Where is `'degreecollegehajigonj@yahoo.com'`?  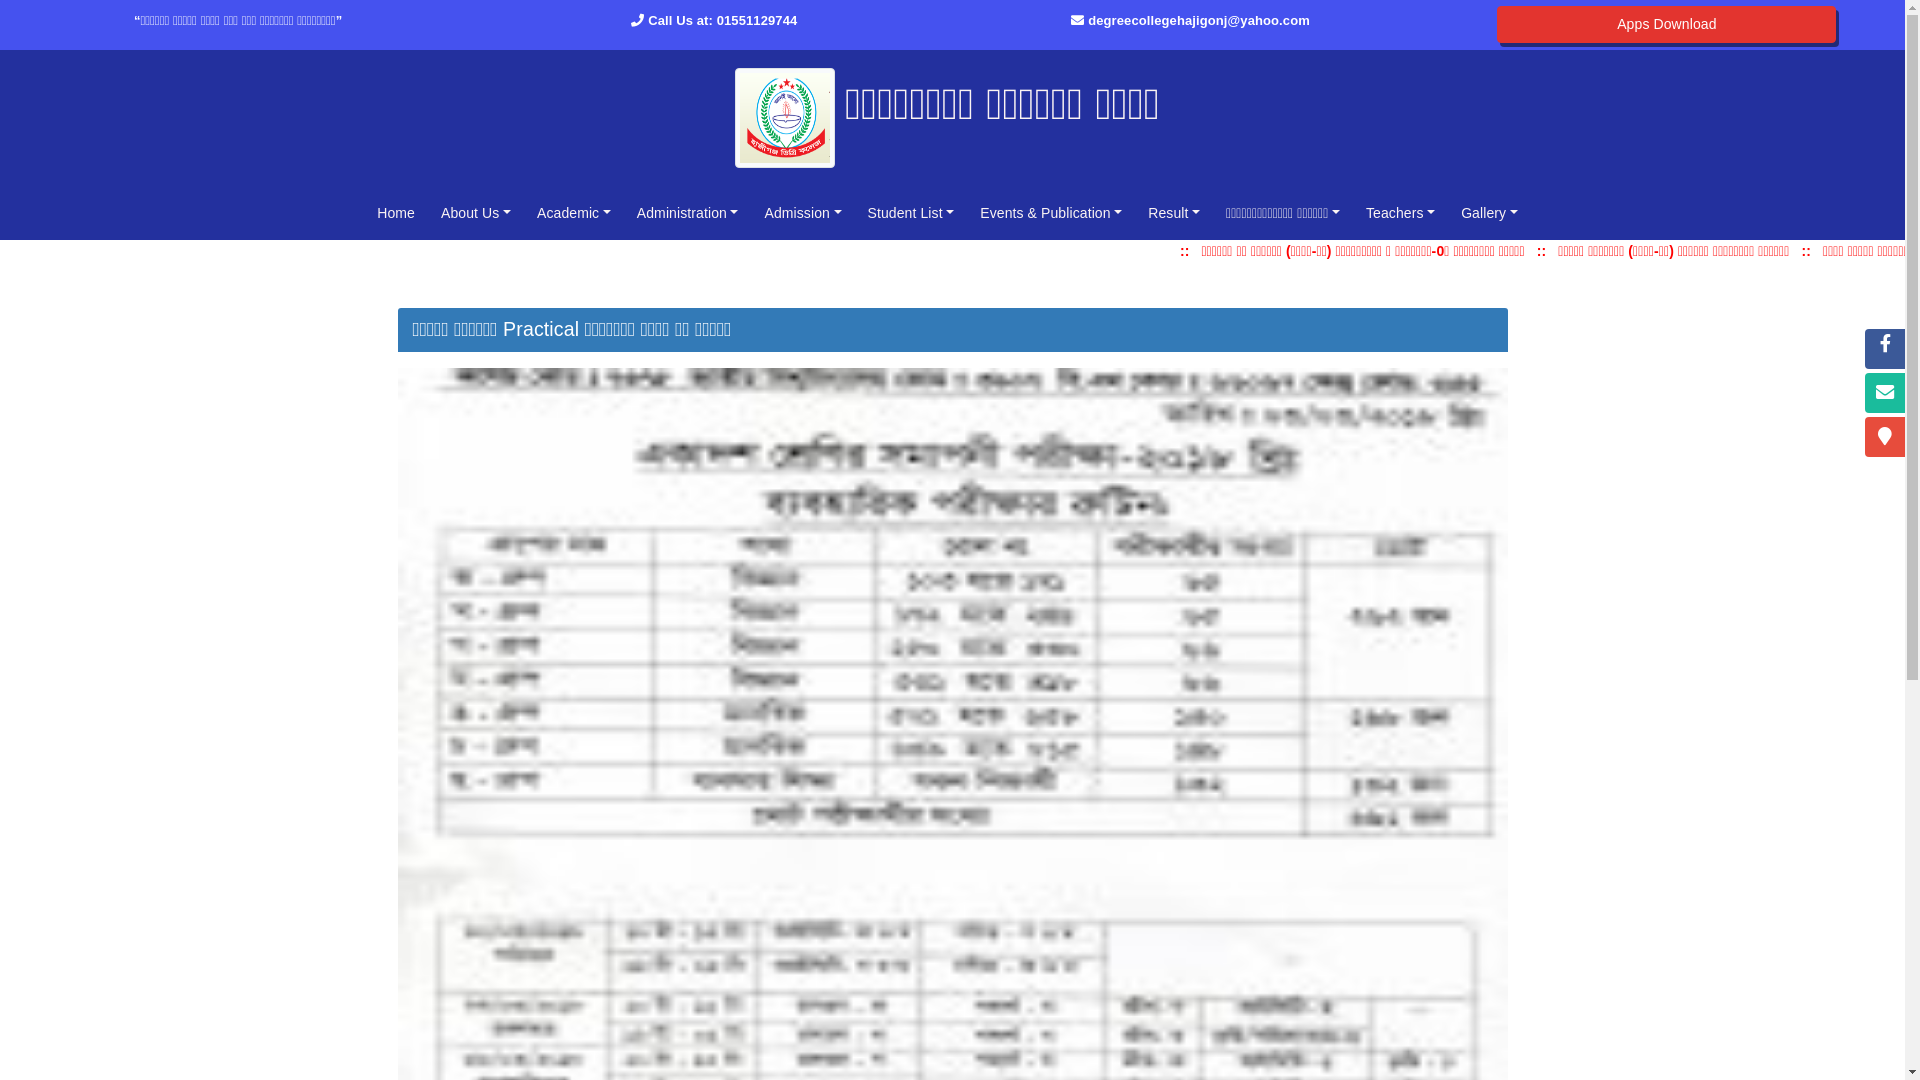 'degreecollegehajigonj@yahoo.com' is located at coordinates (1087, 20).